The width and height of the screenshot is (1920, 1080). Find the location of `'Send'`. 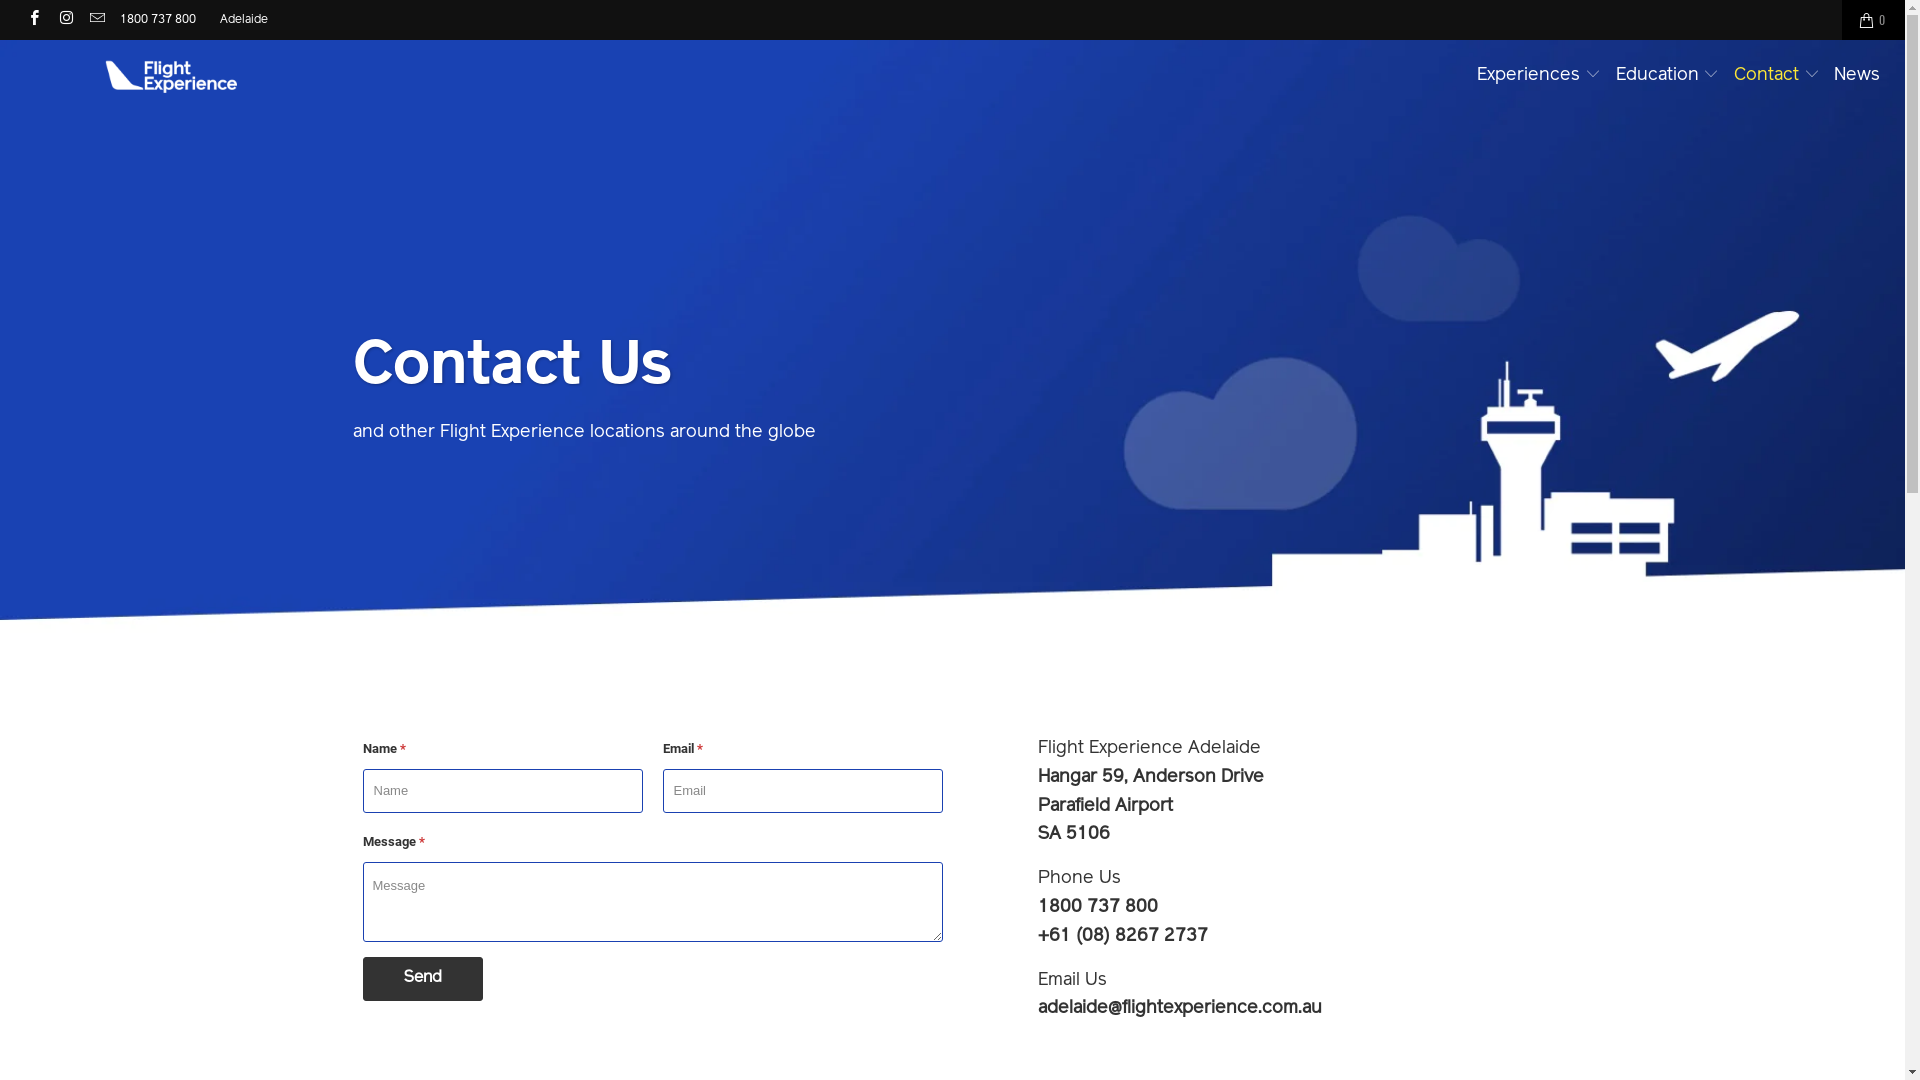

'Send' is located at coordinates (421, 978).